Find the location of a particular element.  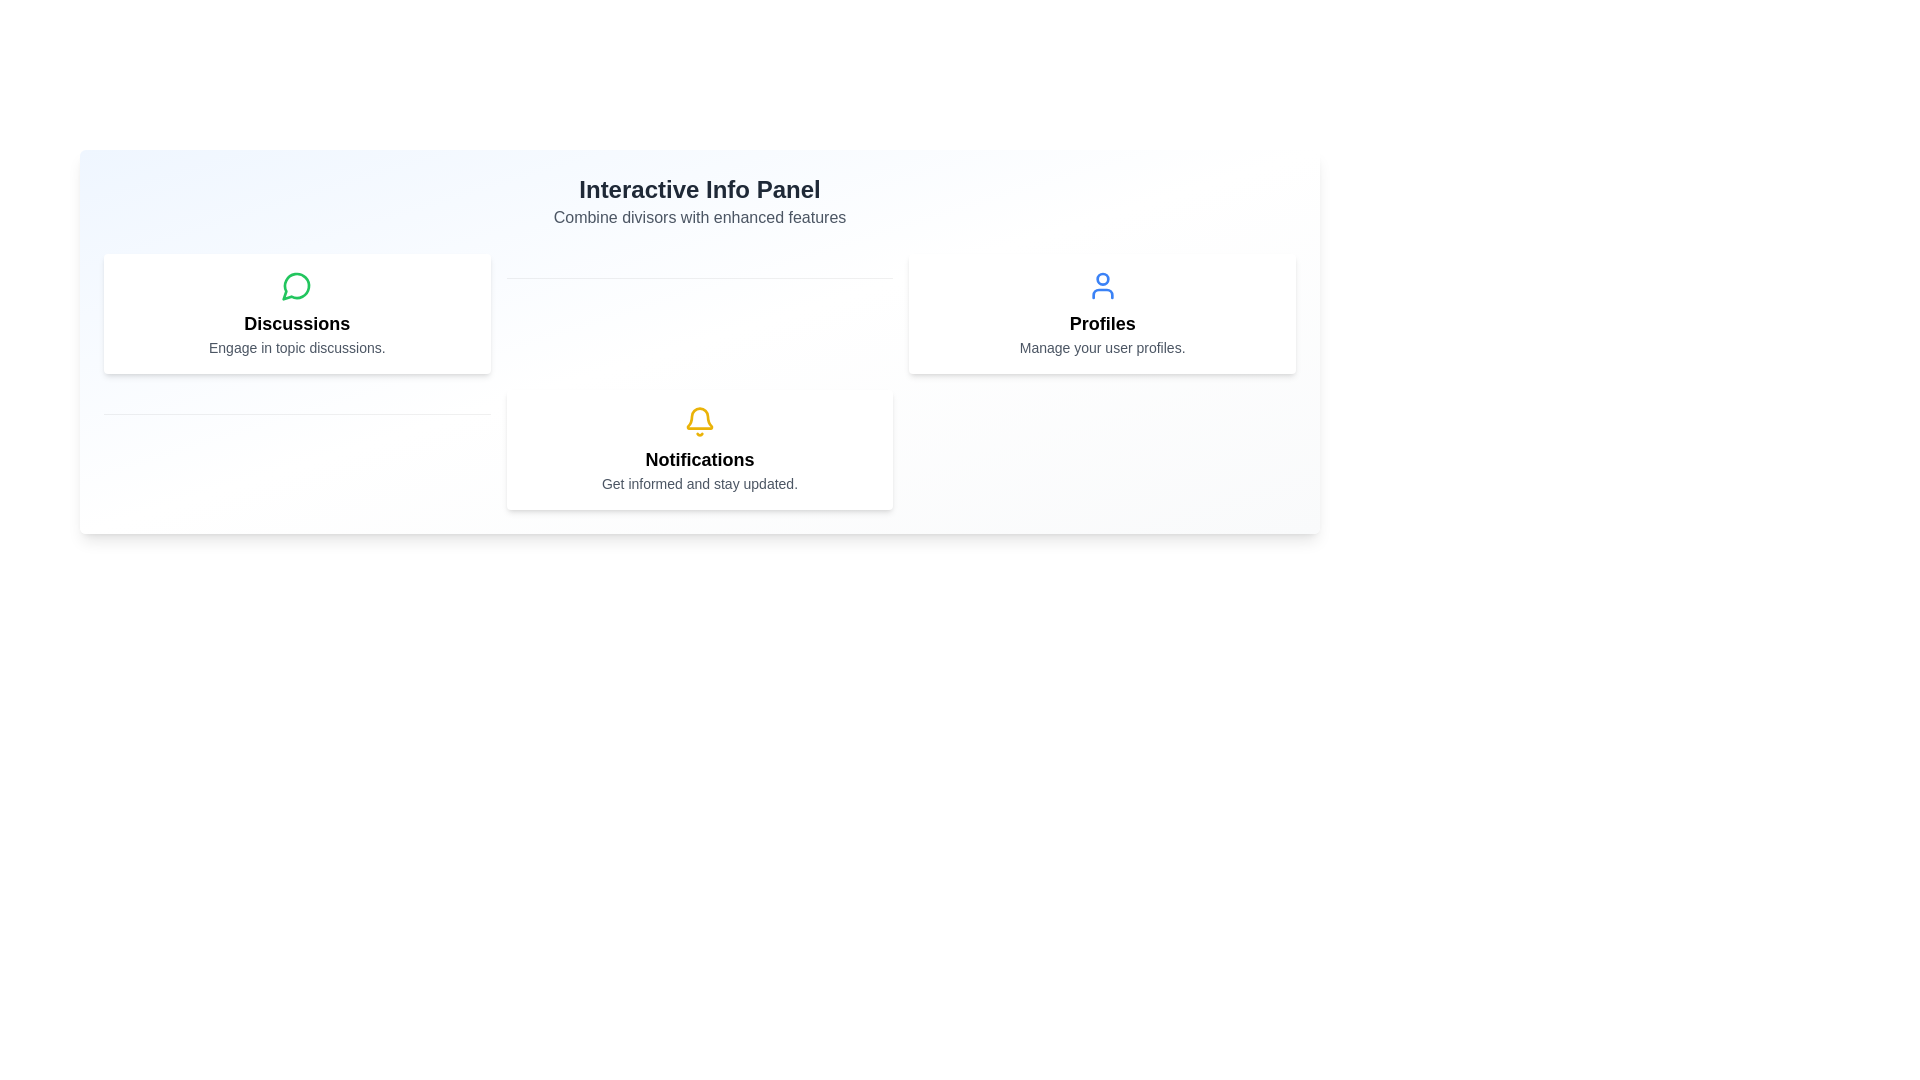

the second card in the horizontal grid layout that provides access to manage user profiles or view relevant information associated with user accounts is located at coordinates (1101, 313).